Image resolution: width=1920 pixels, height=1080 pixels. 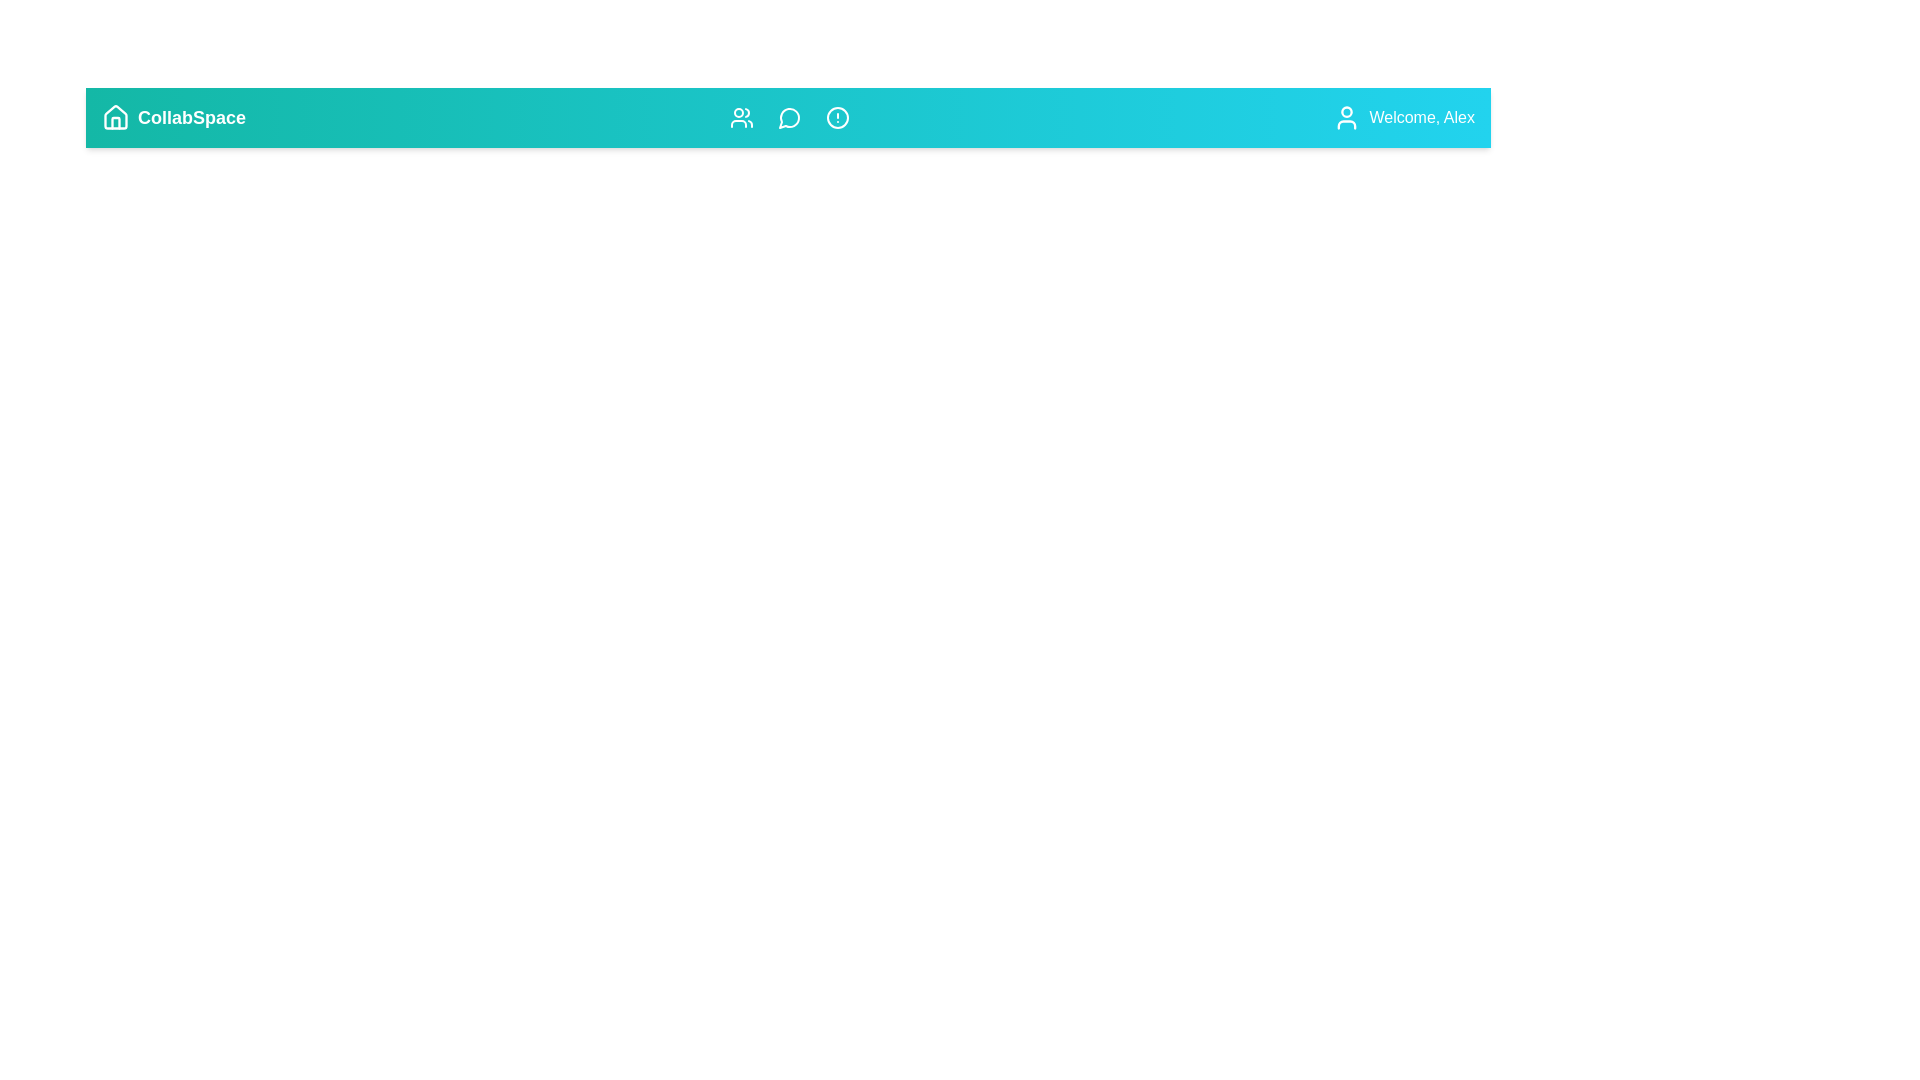 I want to click on the Messages icon to access the messaging feature, so click(x=788, y=118).